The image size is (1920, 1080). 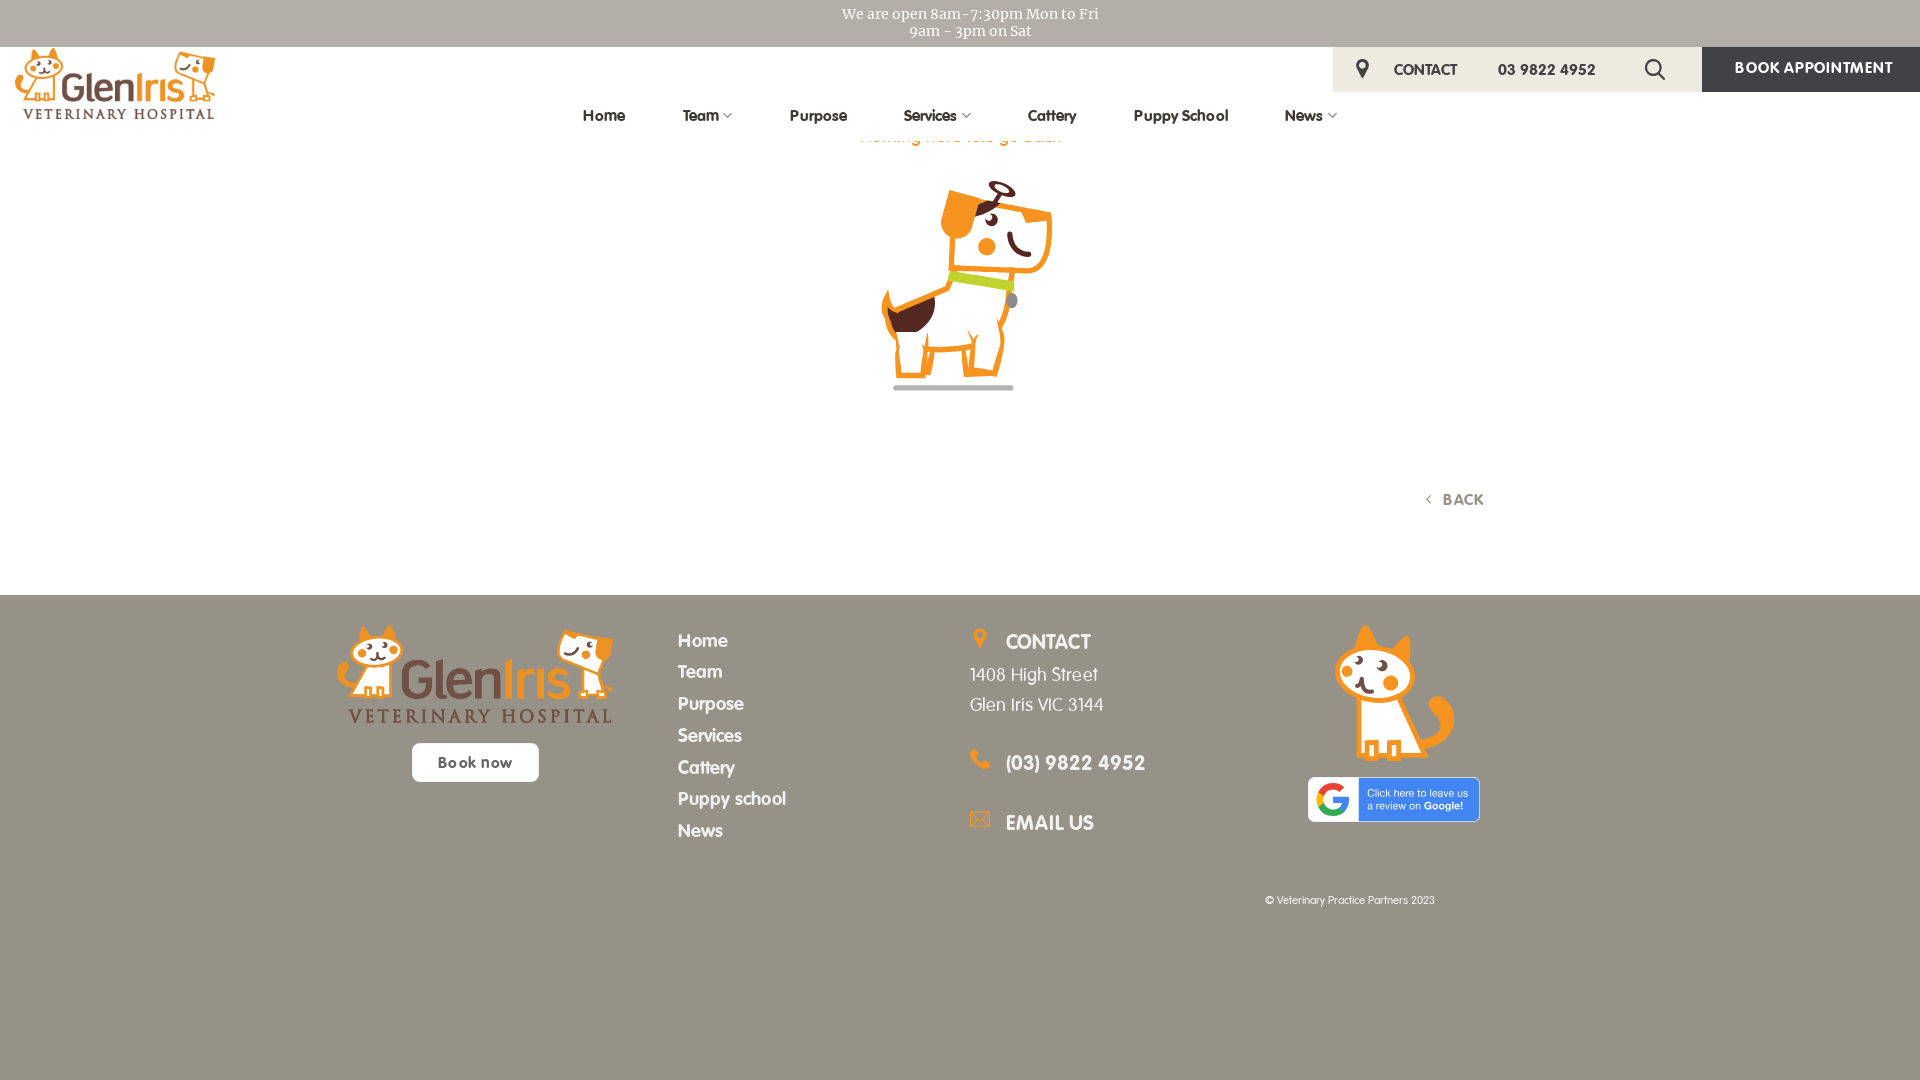 I want to click on 'Purpose', so click(x=710, y=703).